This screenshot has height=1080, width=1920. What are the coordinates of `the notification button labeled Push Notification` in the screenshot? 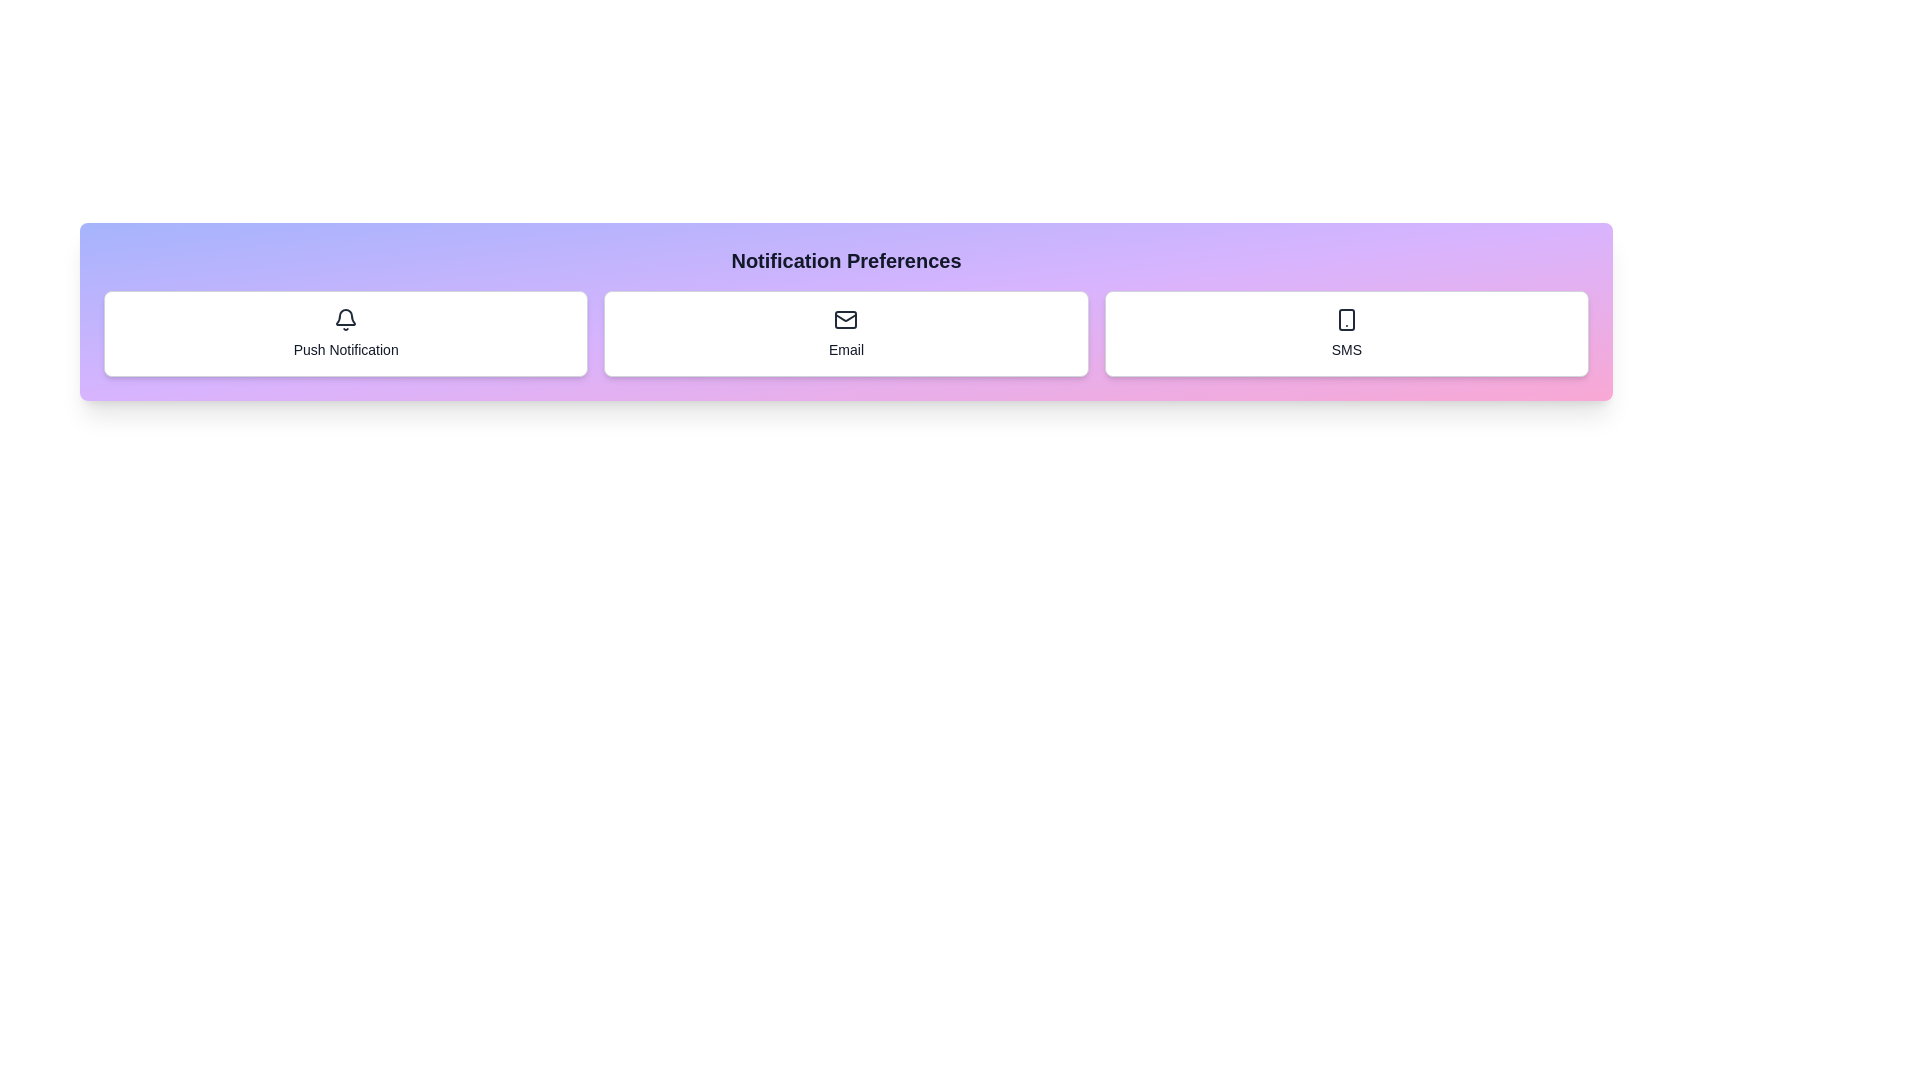 It's located at (345, 333).